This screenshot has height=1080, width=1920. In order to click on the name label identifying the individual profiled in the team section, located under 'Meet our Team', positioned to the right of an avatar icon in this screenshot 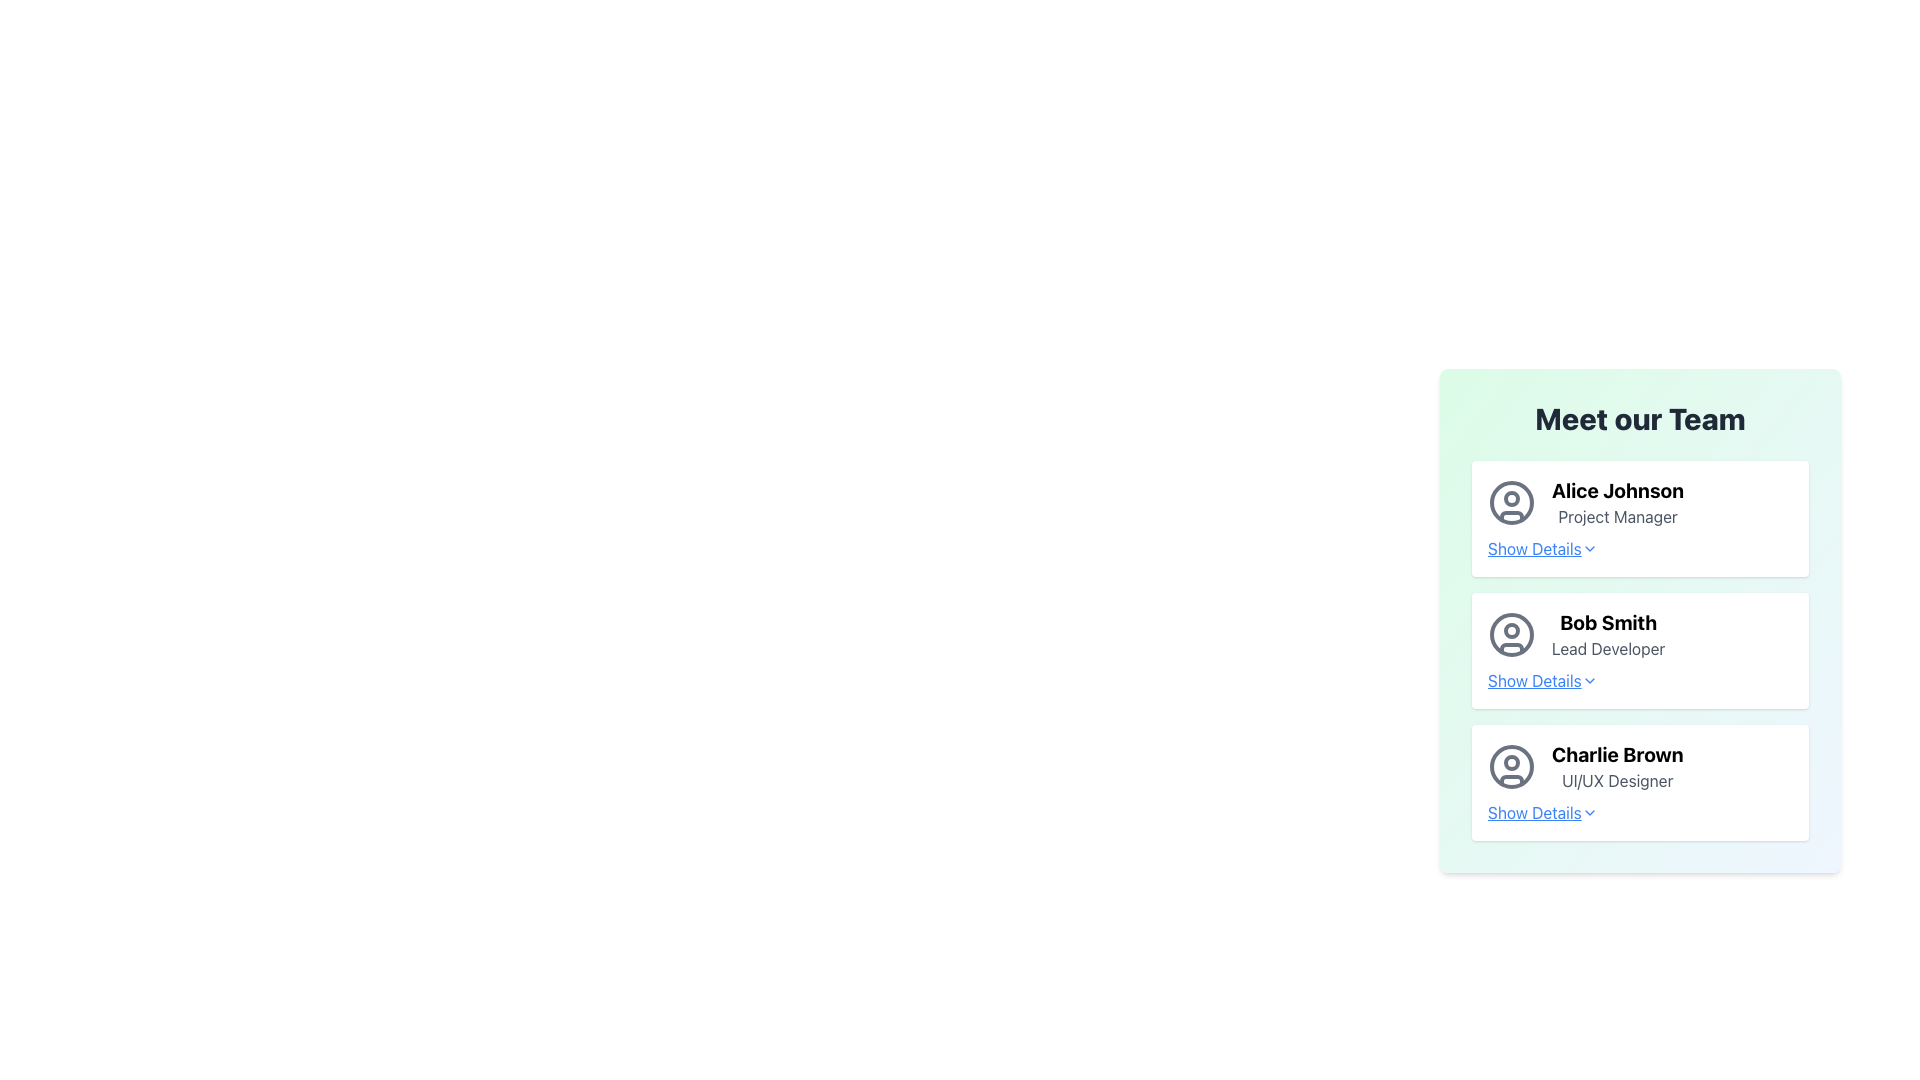, I will do `click(1617, 755)`.